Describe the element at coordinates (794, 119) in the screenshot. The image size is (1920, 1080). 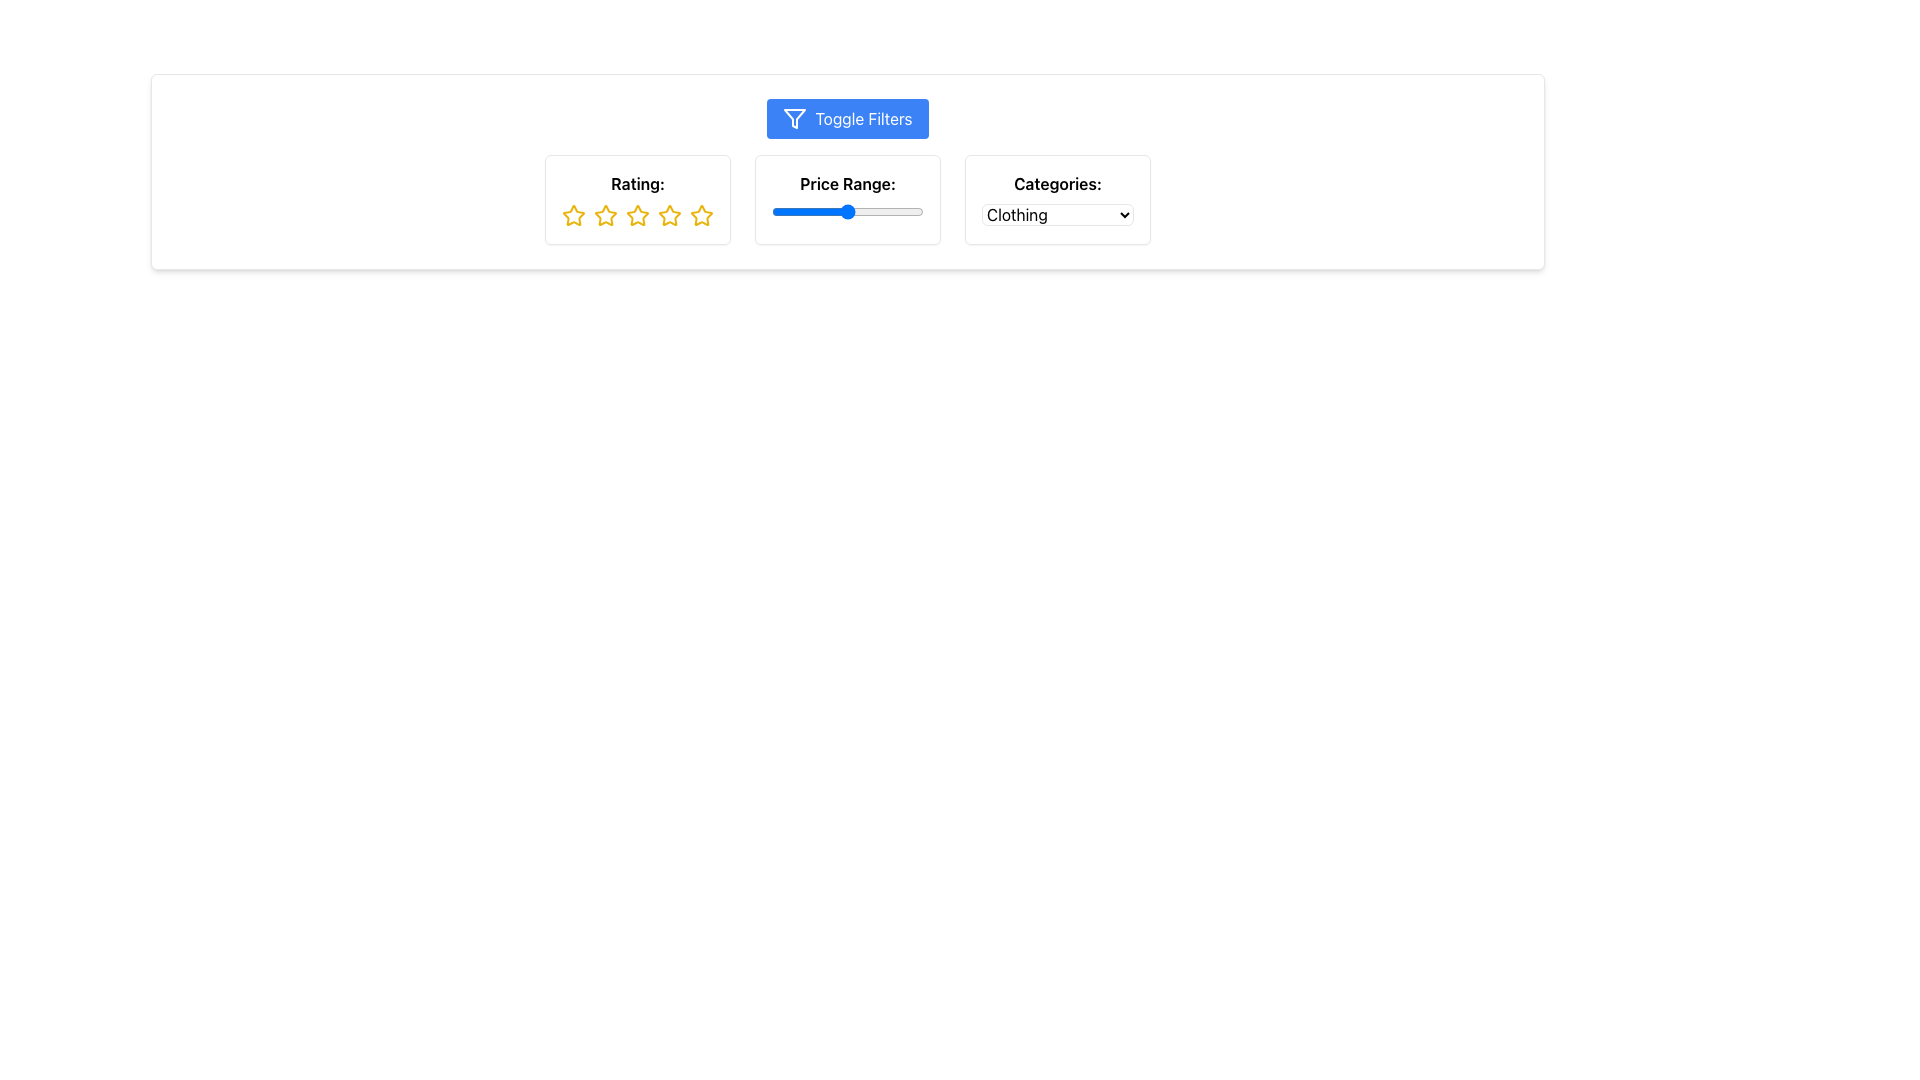
I see `the 'Toggle Filters' icon, which is located to the left of the text label within the 'Toggle Filters' button` at that location.